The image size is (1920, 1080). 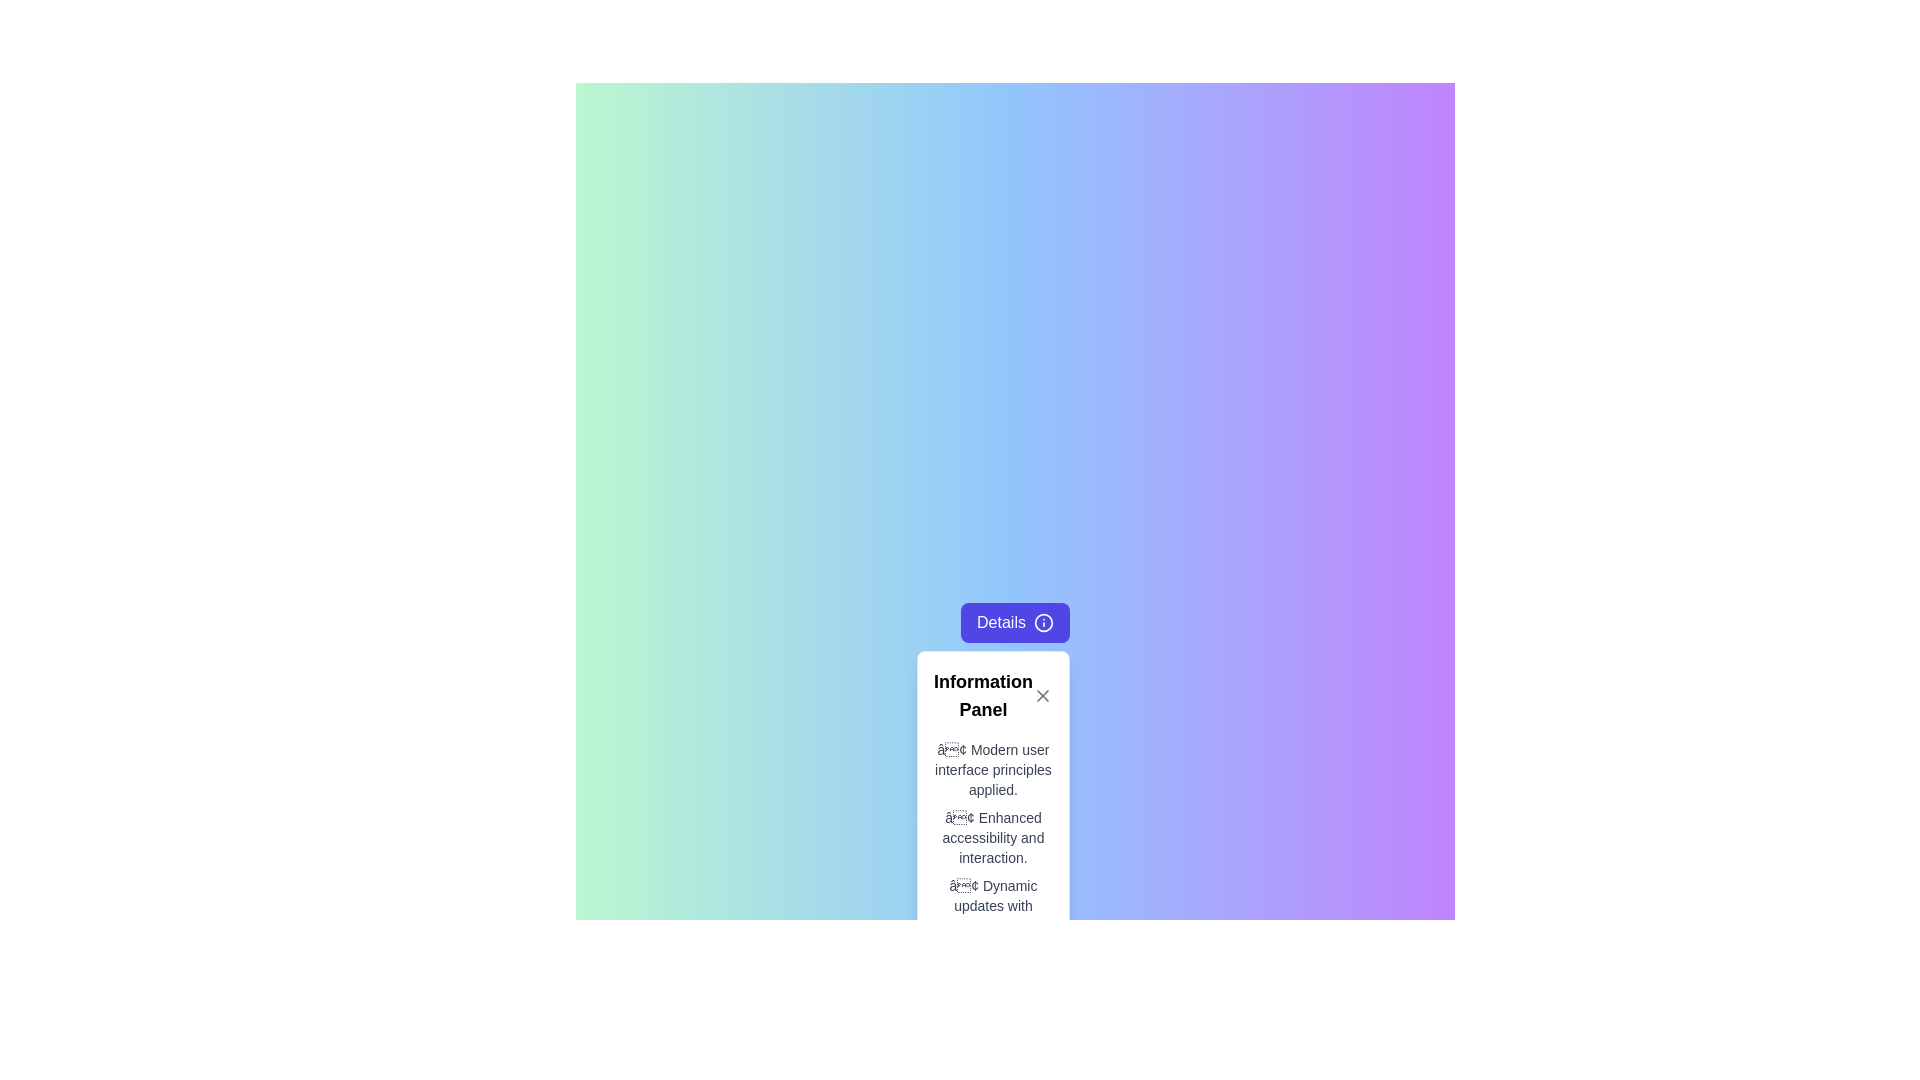 What do you see at coordinates (993, 837) in the screenshot?
I see `text snippet displaying '• Enhanced accessibility and interaction.' located in the second position of a bulleted list within the 'Information Panel.'` at bounding box center [993, 837].